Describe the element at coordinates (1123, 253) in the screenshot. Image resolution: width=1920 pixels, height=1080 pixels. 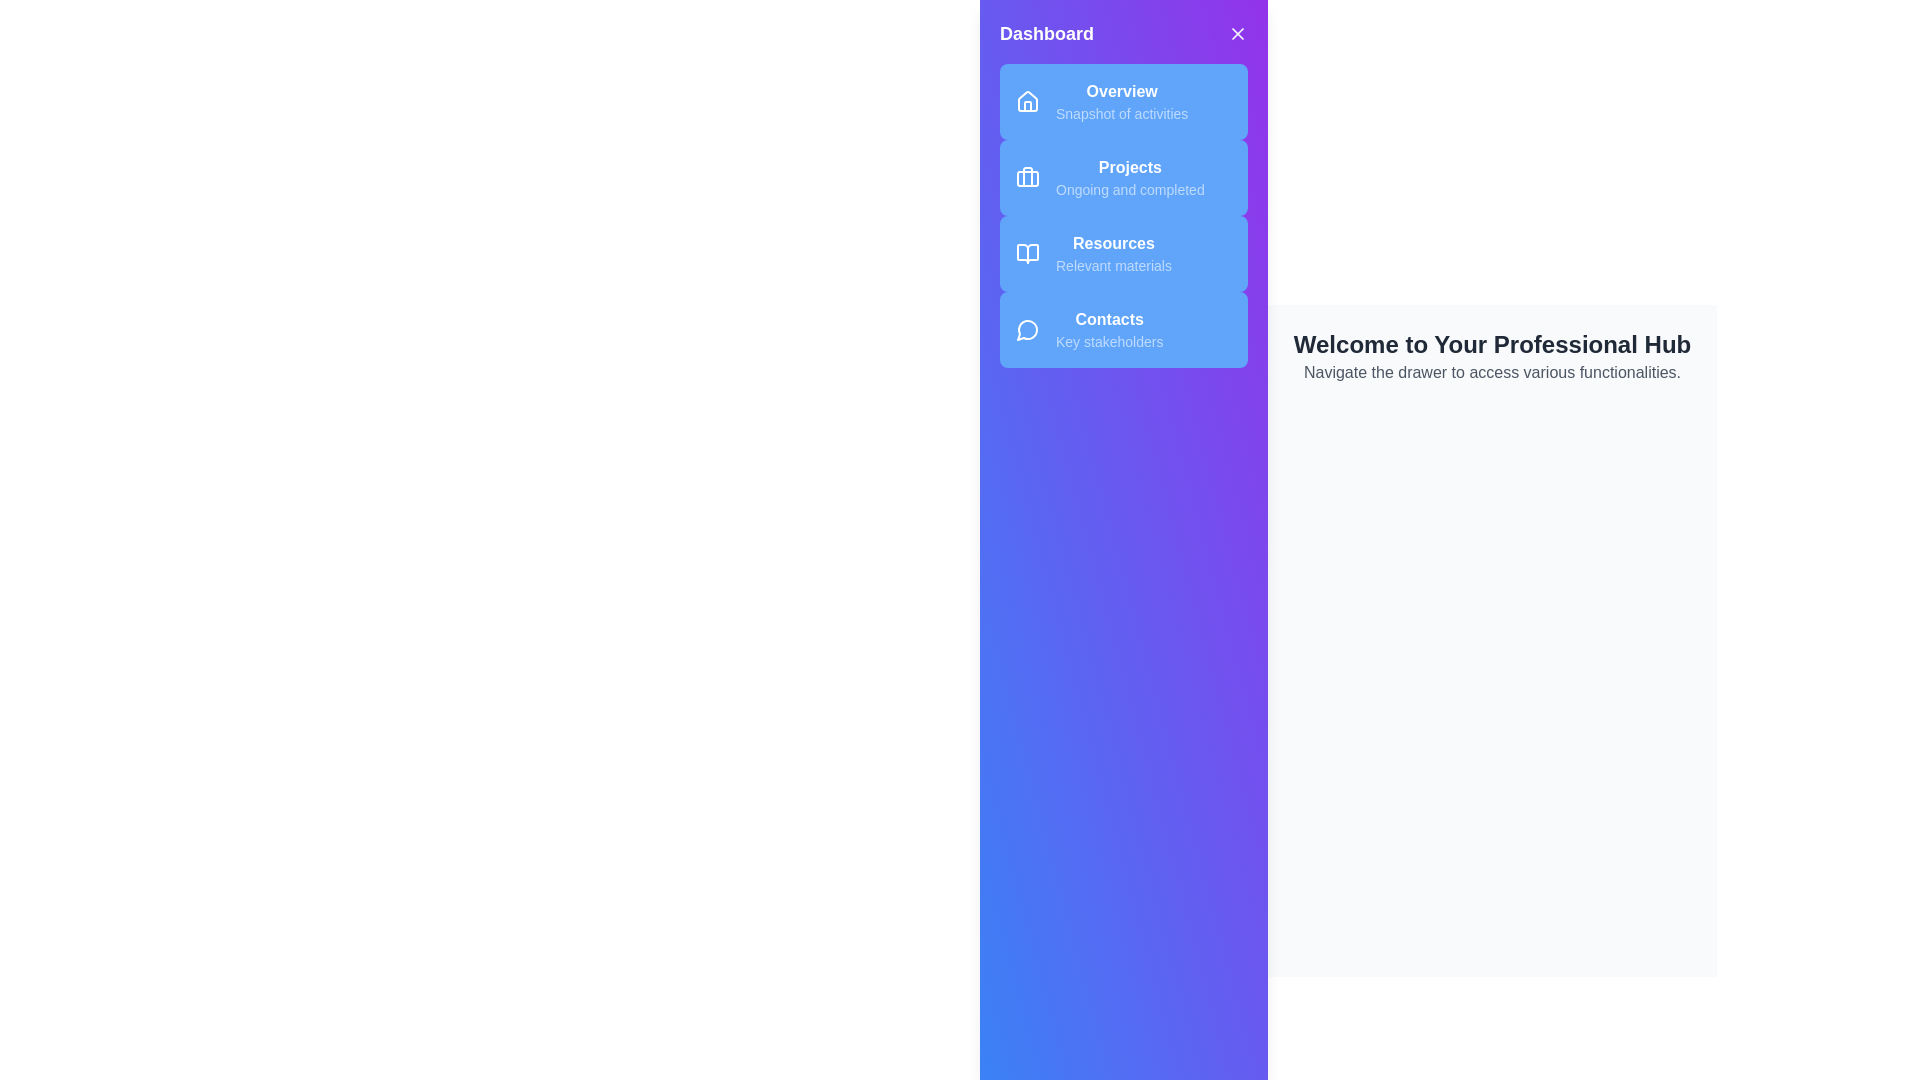
I see `the menu item labeled Resources to observe its hover effect` at that location.